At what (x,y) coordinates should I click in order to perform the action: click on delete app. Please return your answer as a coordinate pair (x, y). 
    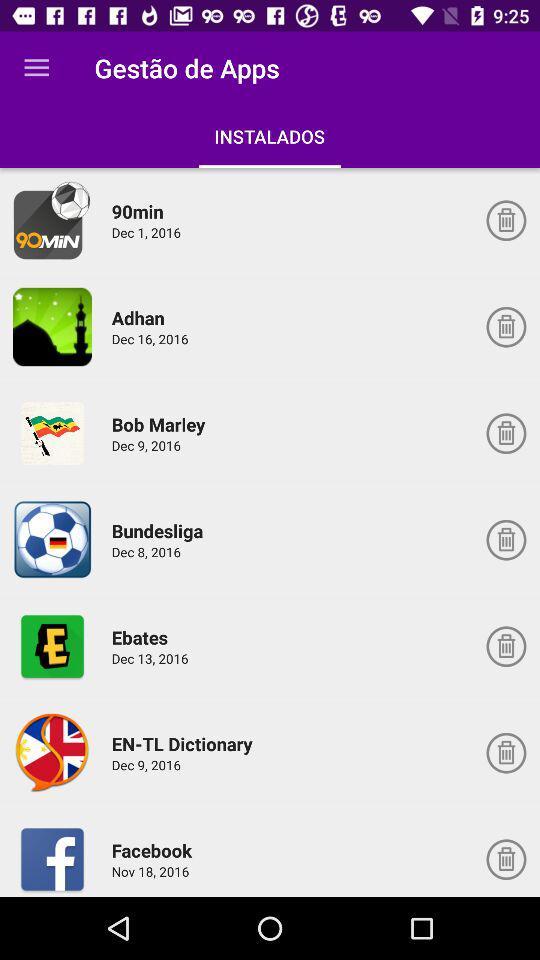
    Looking at the image, I should click on (505, 433).